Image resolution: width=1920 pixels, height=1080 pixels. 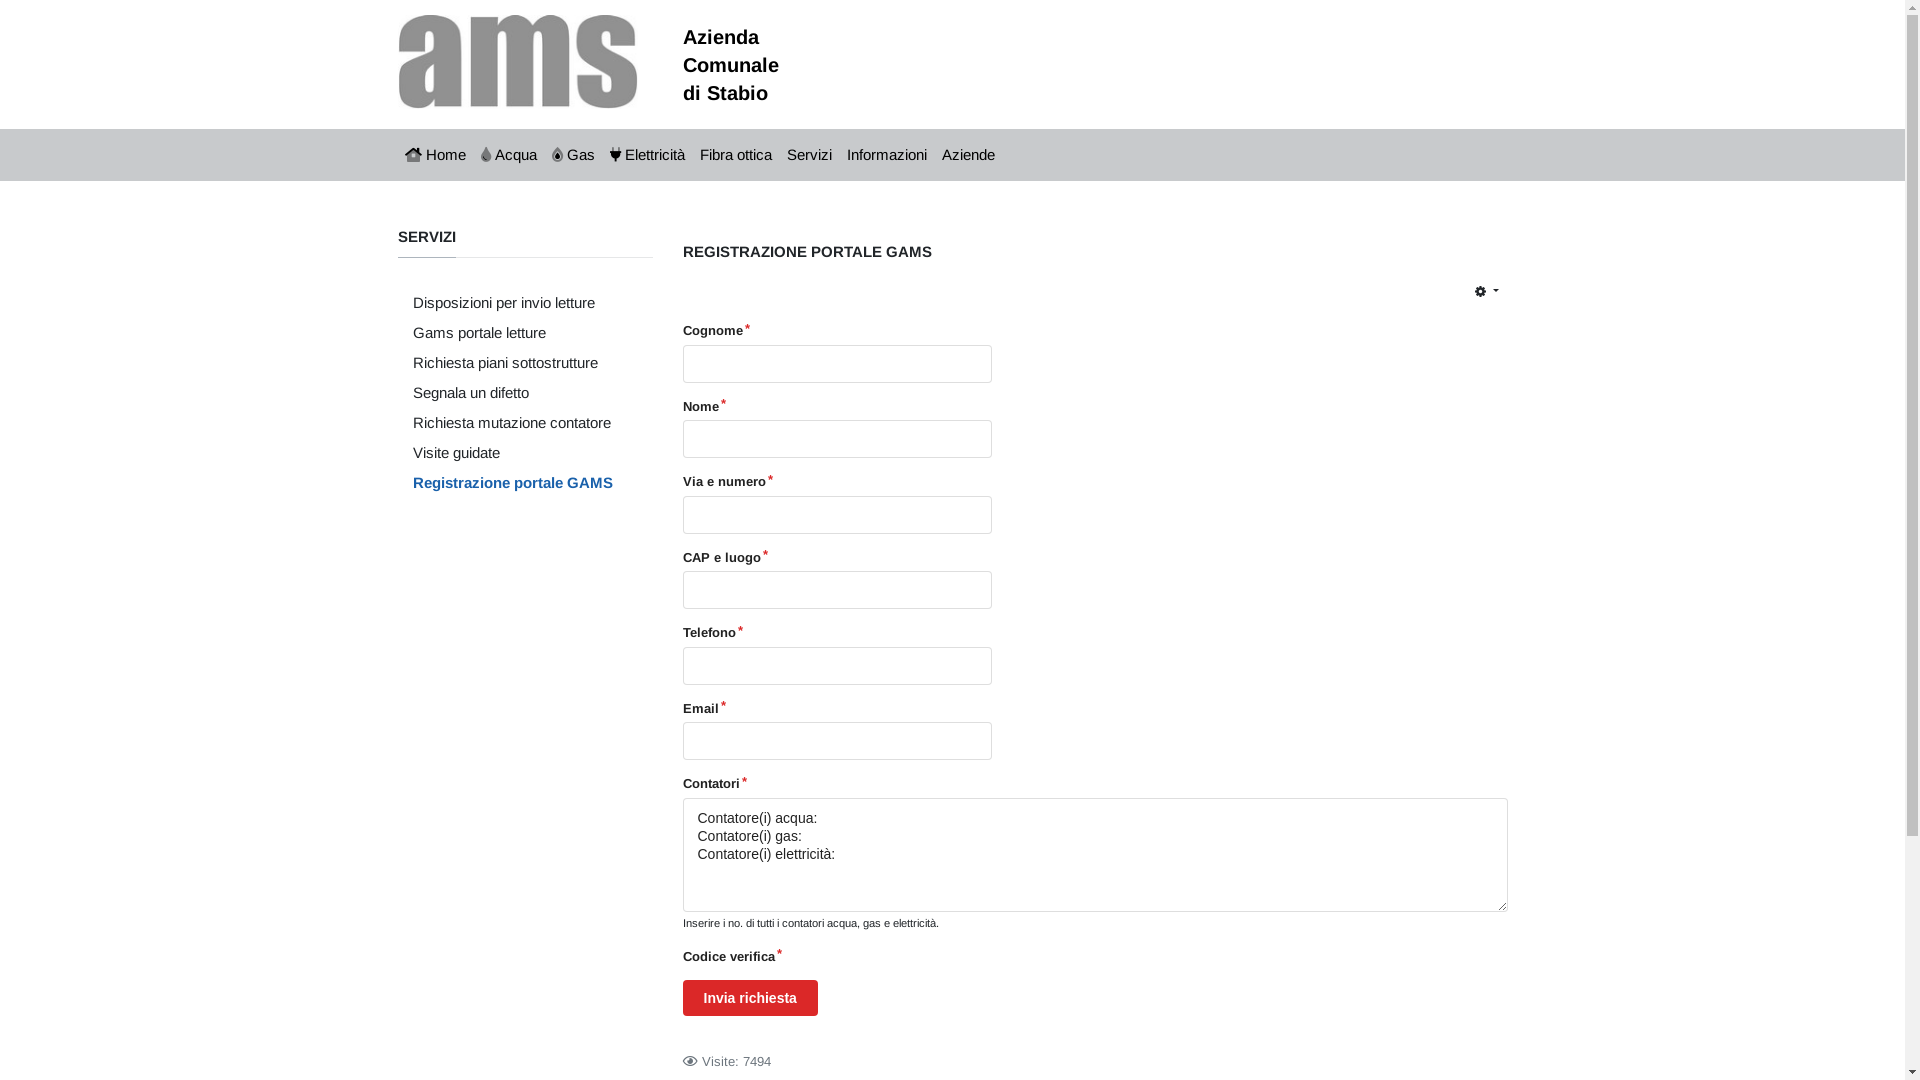 I want to click on 'Informazioni', so click(x=886, y=153).